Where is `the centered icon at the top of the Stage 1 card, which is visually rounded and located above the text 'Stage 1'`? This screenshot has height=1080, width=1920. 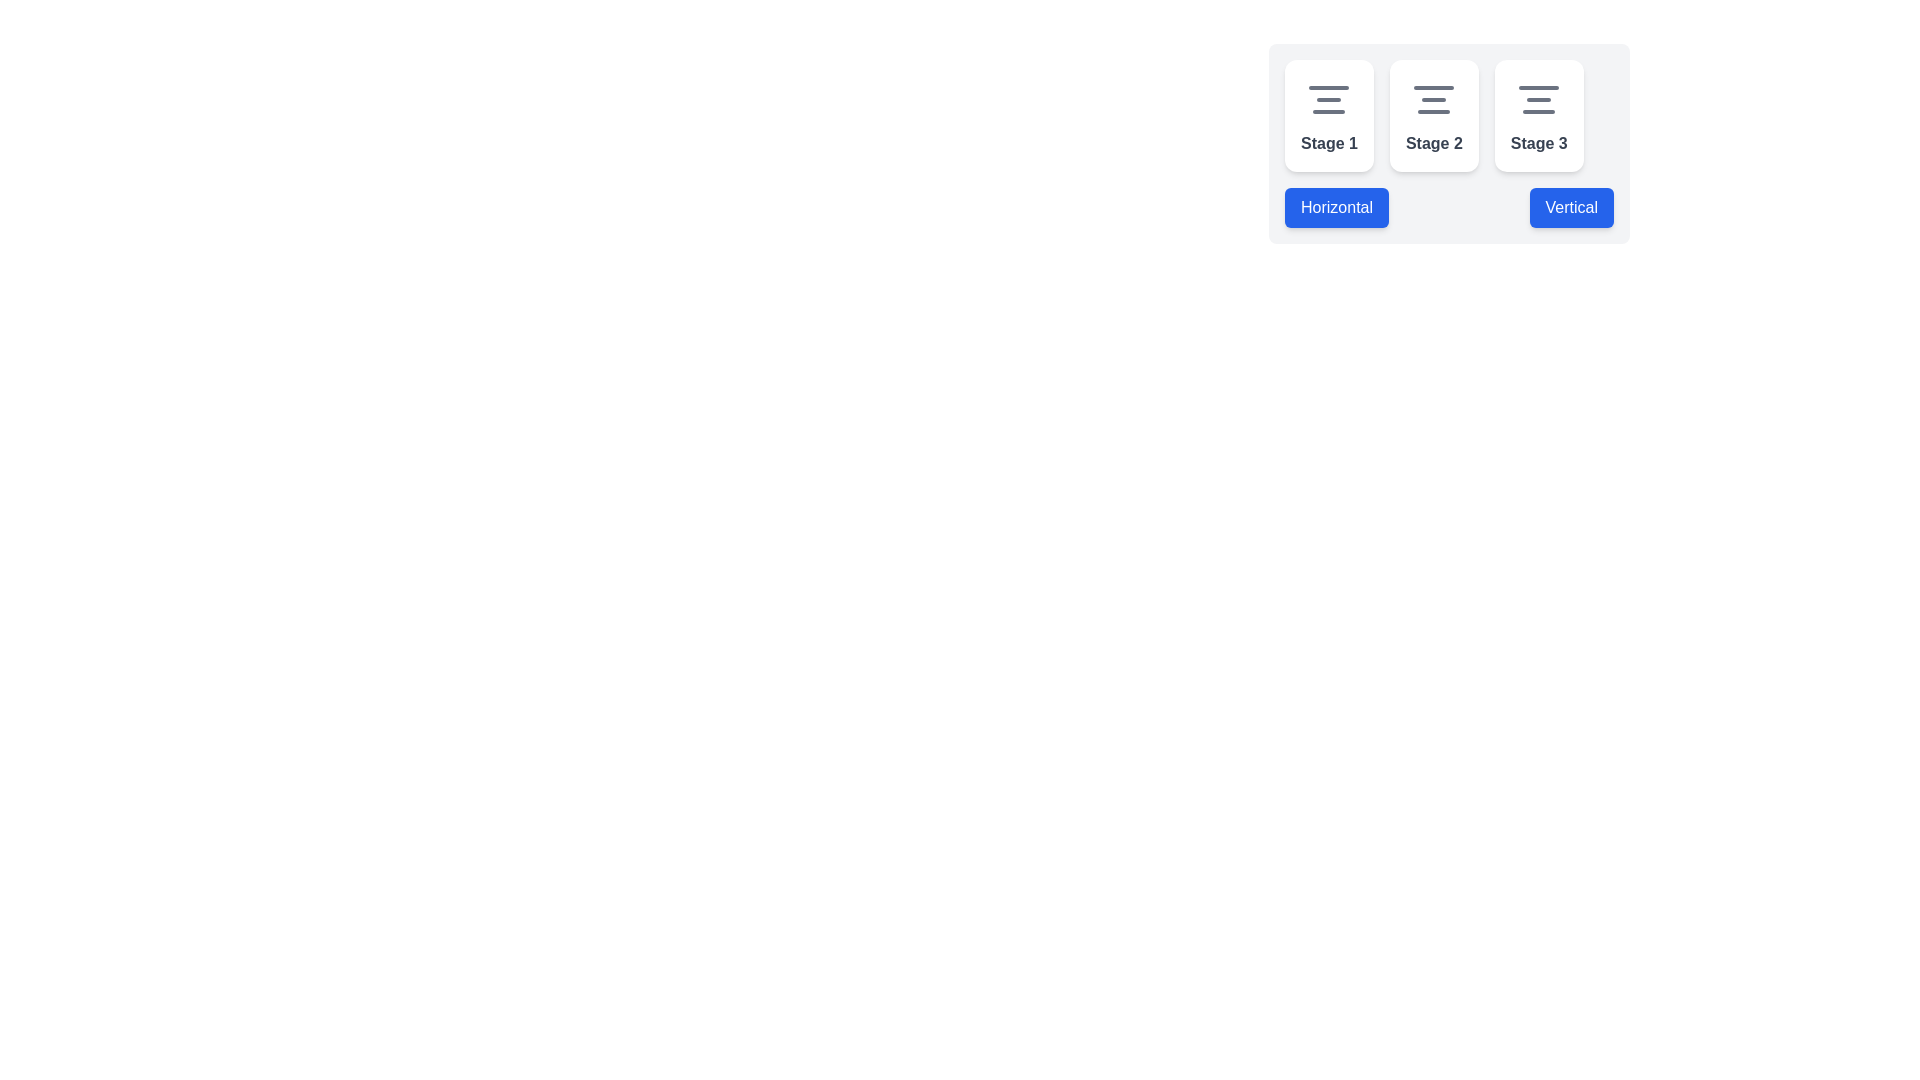 the centered icon at the top of the Stage 1 card, which is visually rounded and located above the text 'Stage 1' is located at coordinates (1329, 100).